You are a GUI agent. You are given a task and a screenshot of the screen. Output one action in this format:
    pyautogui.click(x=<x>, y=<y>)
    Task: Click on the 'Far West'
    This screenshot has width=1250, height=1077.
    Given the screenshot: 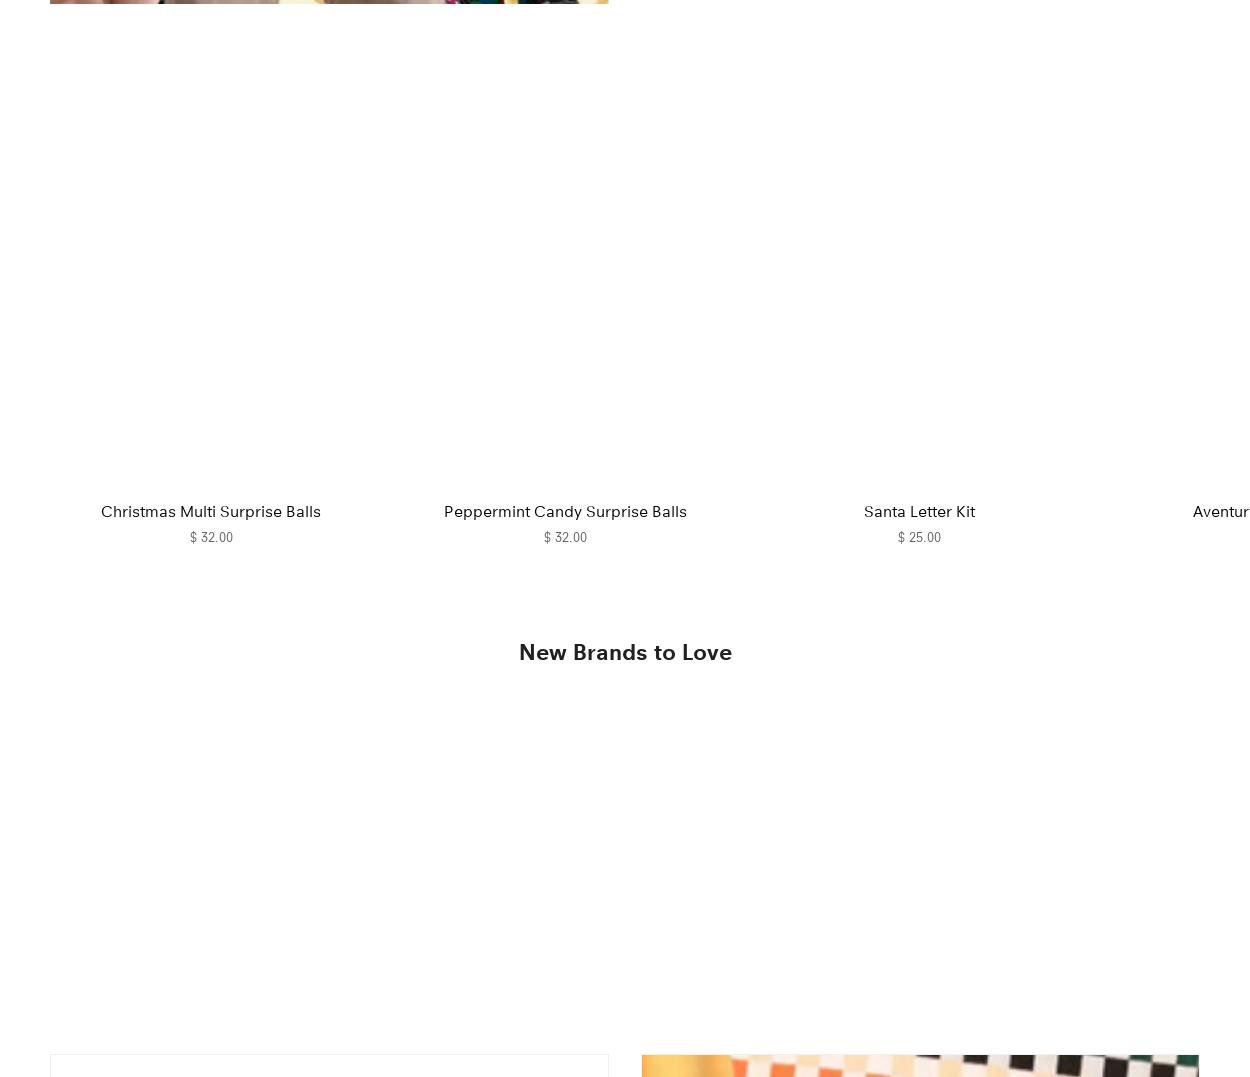 What is the action you would take?
    pyautogui.click(x=475, y=991)
    